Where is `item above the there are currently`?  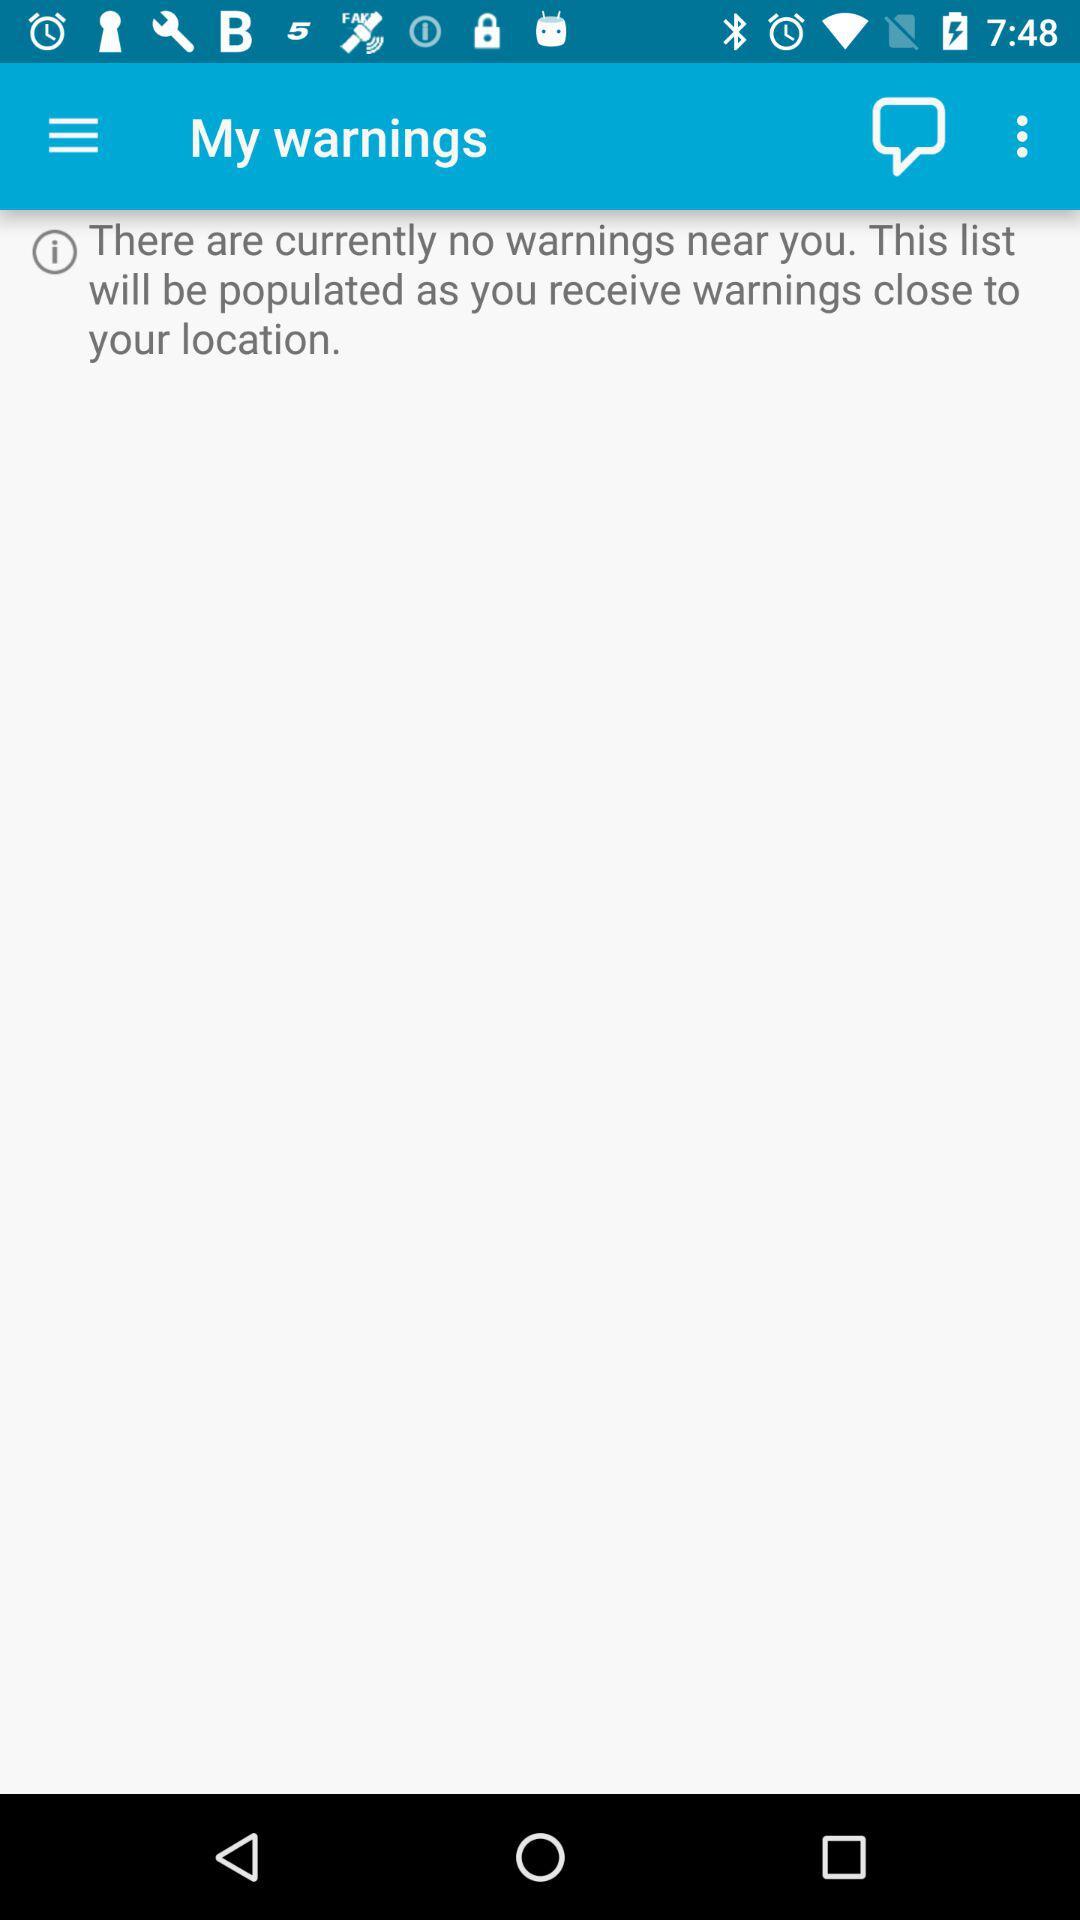 item above the there are currently is located at coordinates (911, 135).